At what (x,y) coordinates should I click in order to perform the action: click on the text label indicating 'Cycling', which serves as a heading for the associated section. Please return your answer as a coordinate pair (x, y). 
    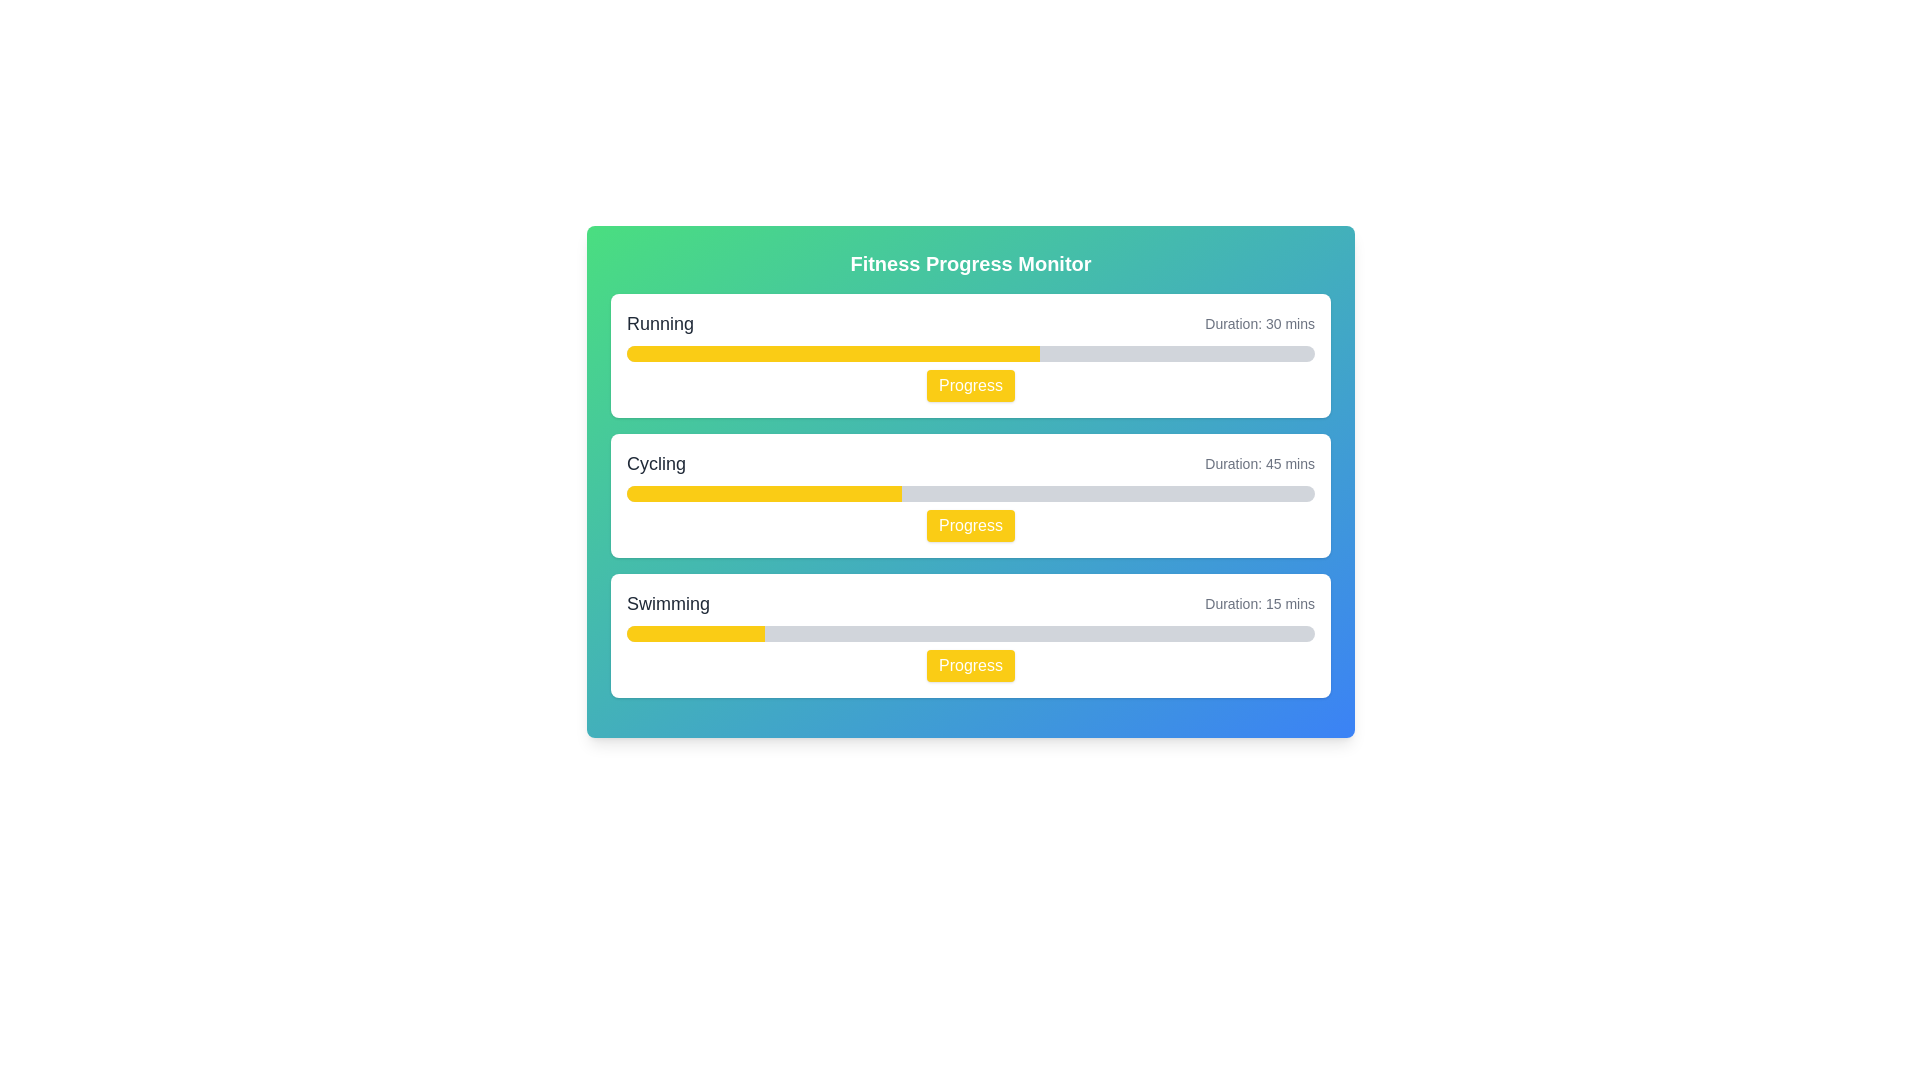
    Looking at the image, I should click on (656, 463).